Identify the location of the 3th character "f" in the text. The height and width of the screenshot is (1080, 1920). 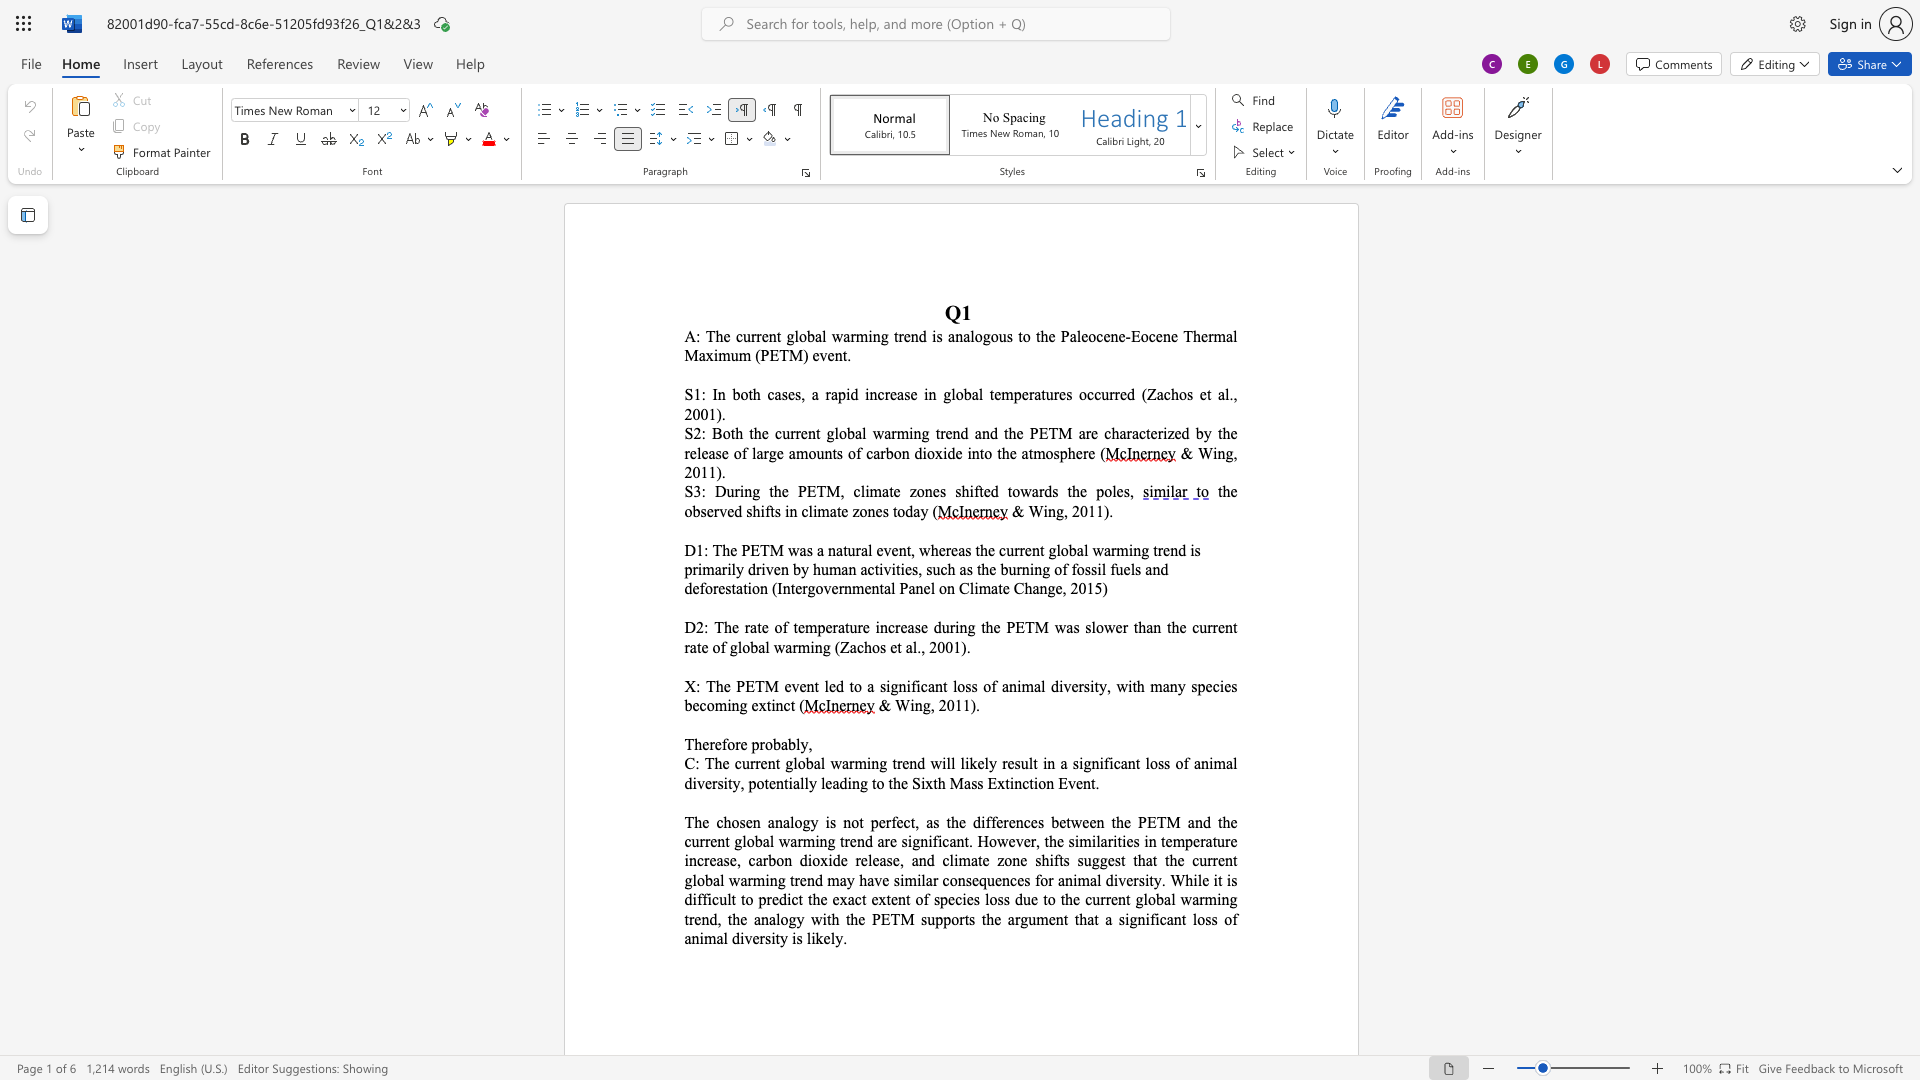
(1037, 879).